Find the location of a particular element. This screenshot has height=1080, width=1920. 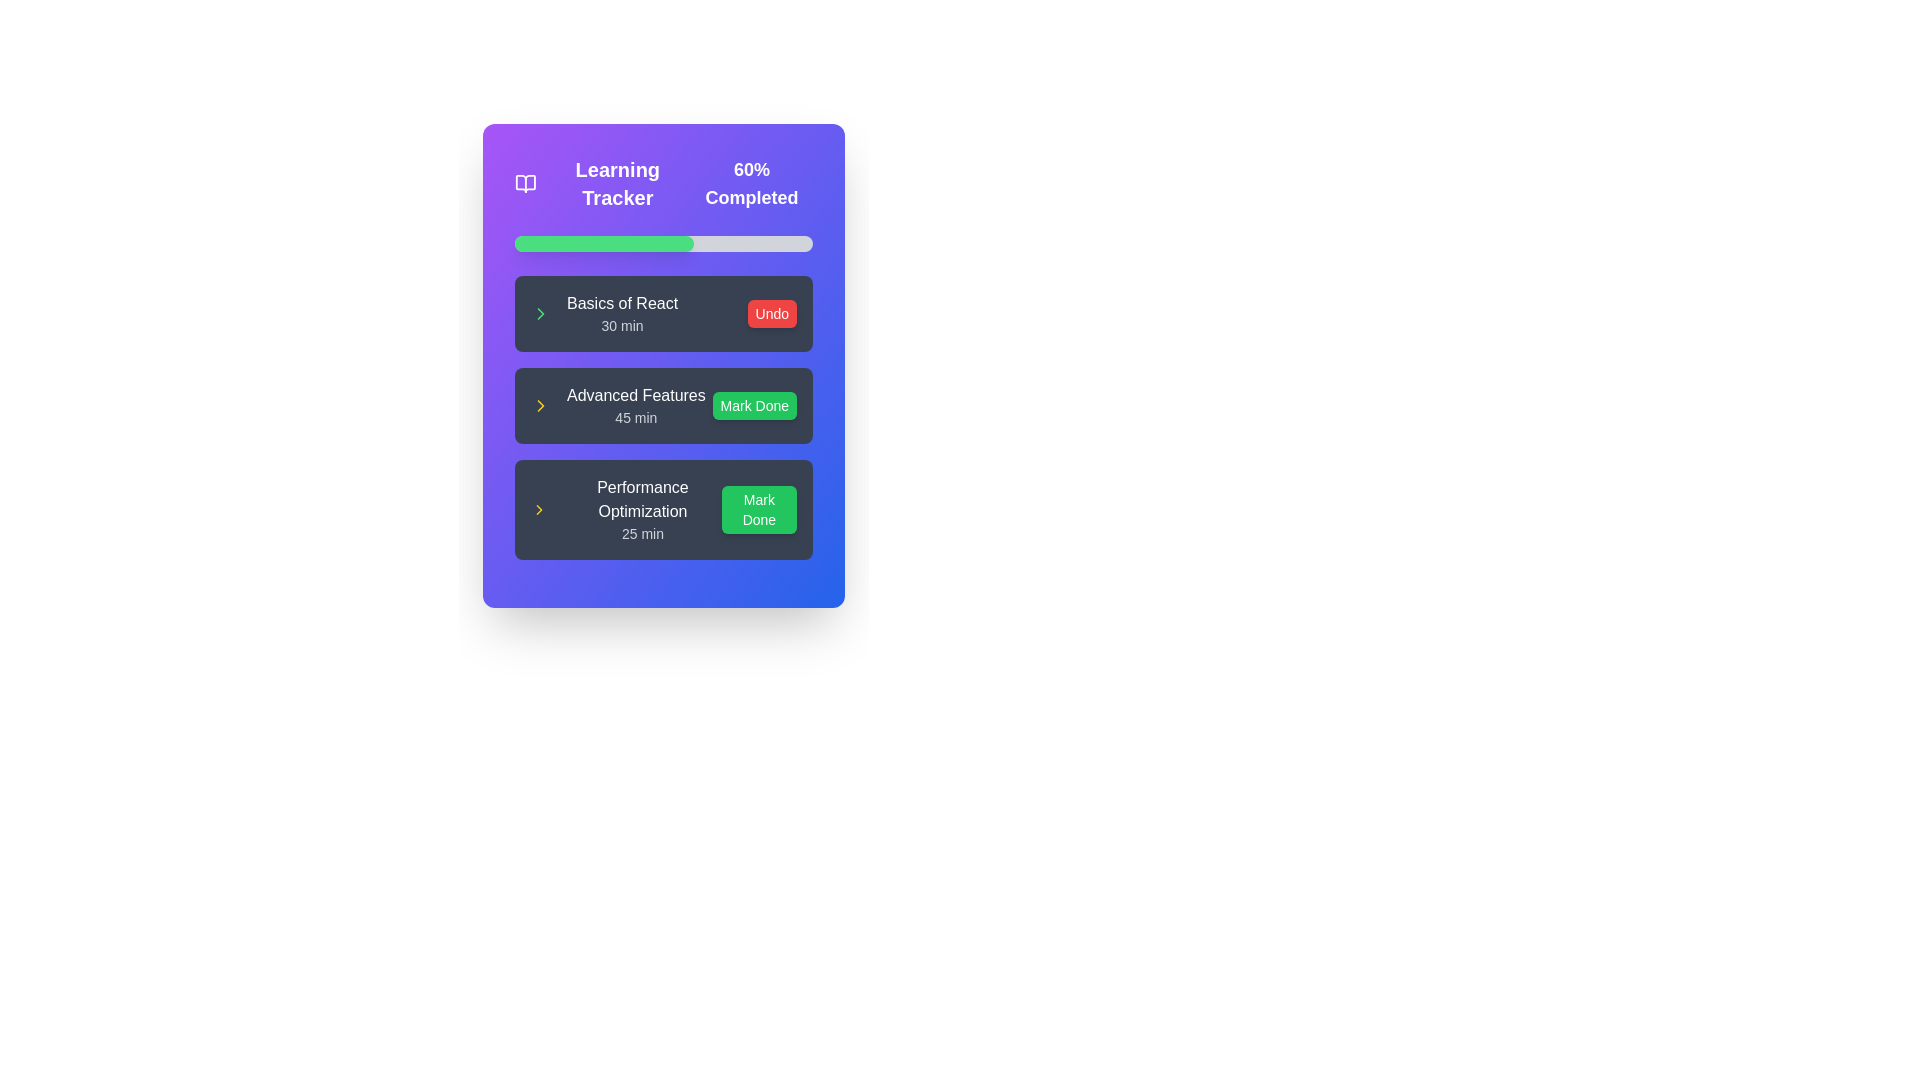

the icon located on the left side of the 'Advanced Features' module is located at coordinates (541, 405).